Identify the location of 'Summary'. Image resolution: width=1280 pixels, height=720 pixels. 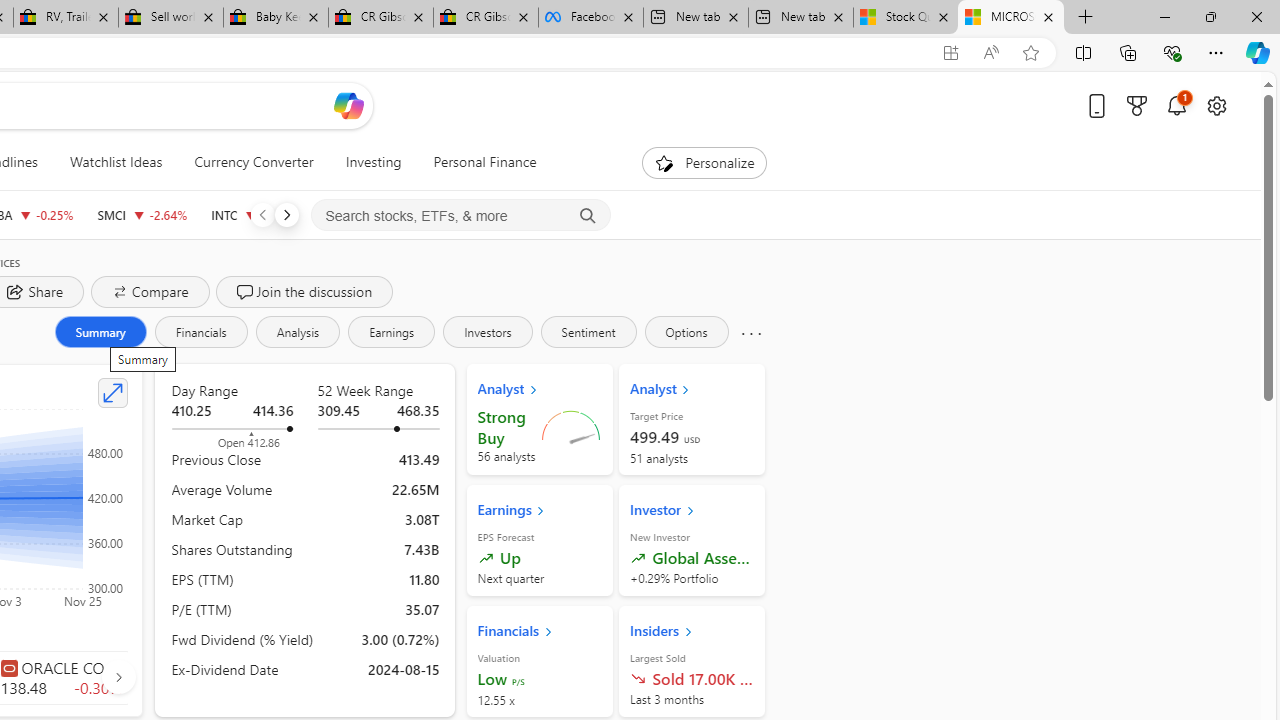
(99, 330).